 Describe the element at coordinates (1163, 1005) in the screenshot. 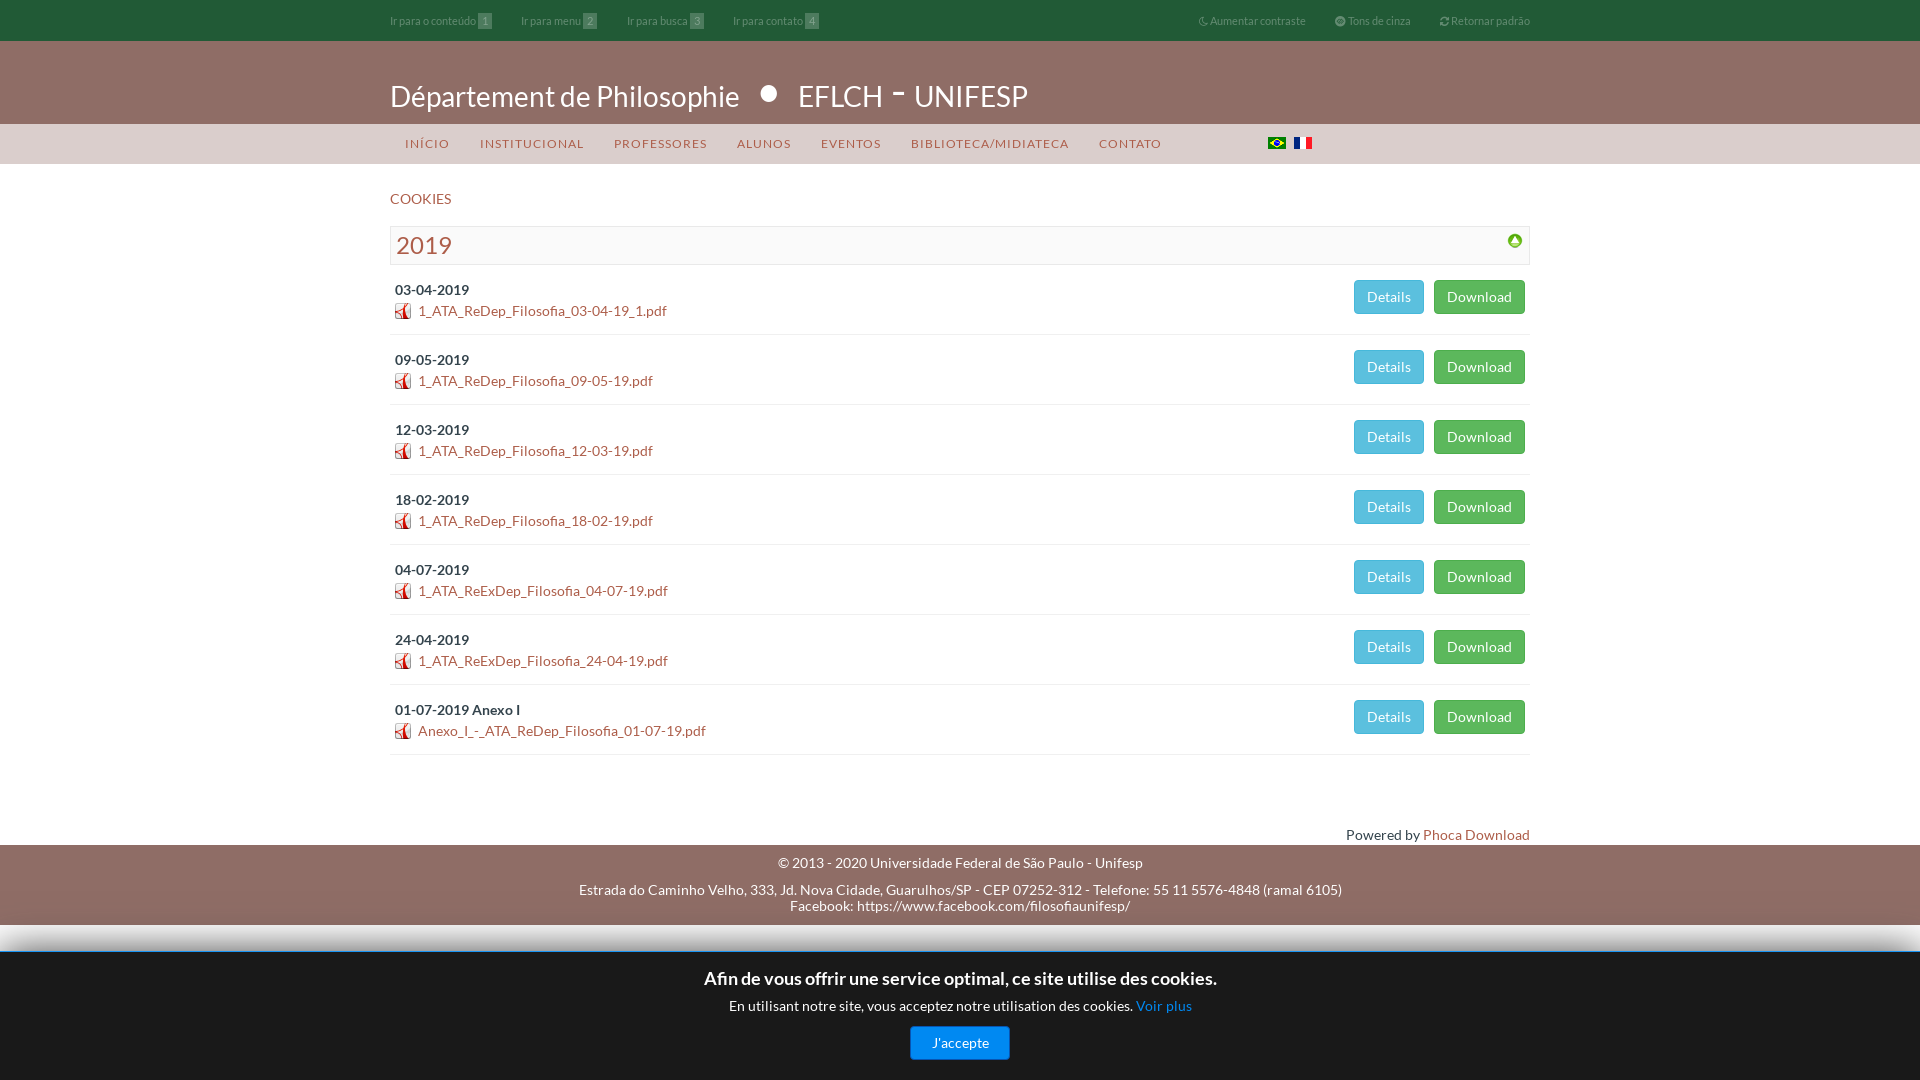

I see `'Voir plus'` at that location.